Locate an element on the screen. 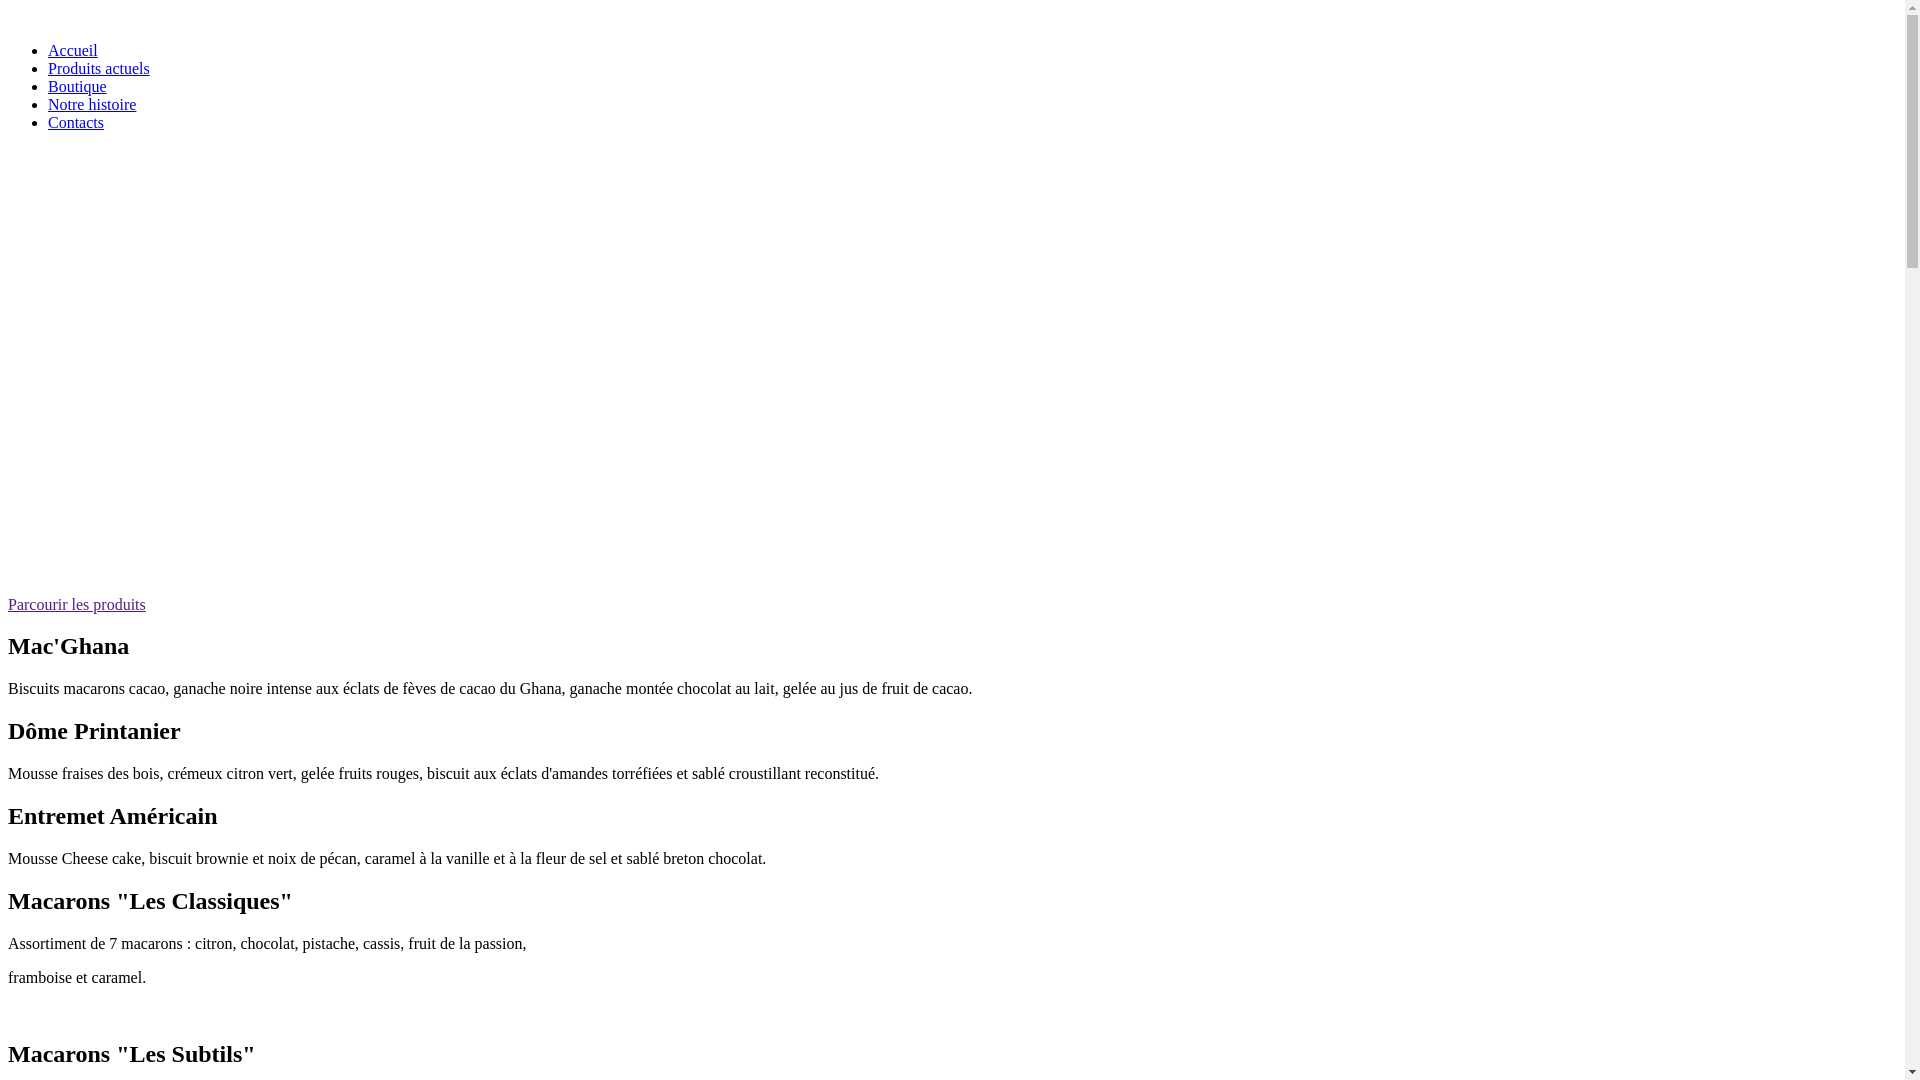  'Notre histoire' is located at coordinates (90, 104).